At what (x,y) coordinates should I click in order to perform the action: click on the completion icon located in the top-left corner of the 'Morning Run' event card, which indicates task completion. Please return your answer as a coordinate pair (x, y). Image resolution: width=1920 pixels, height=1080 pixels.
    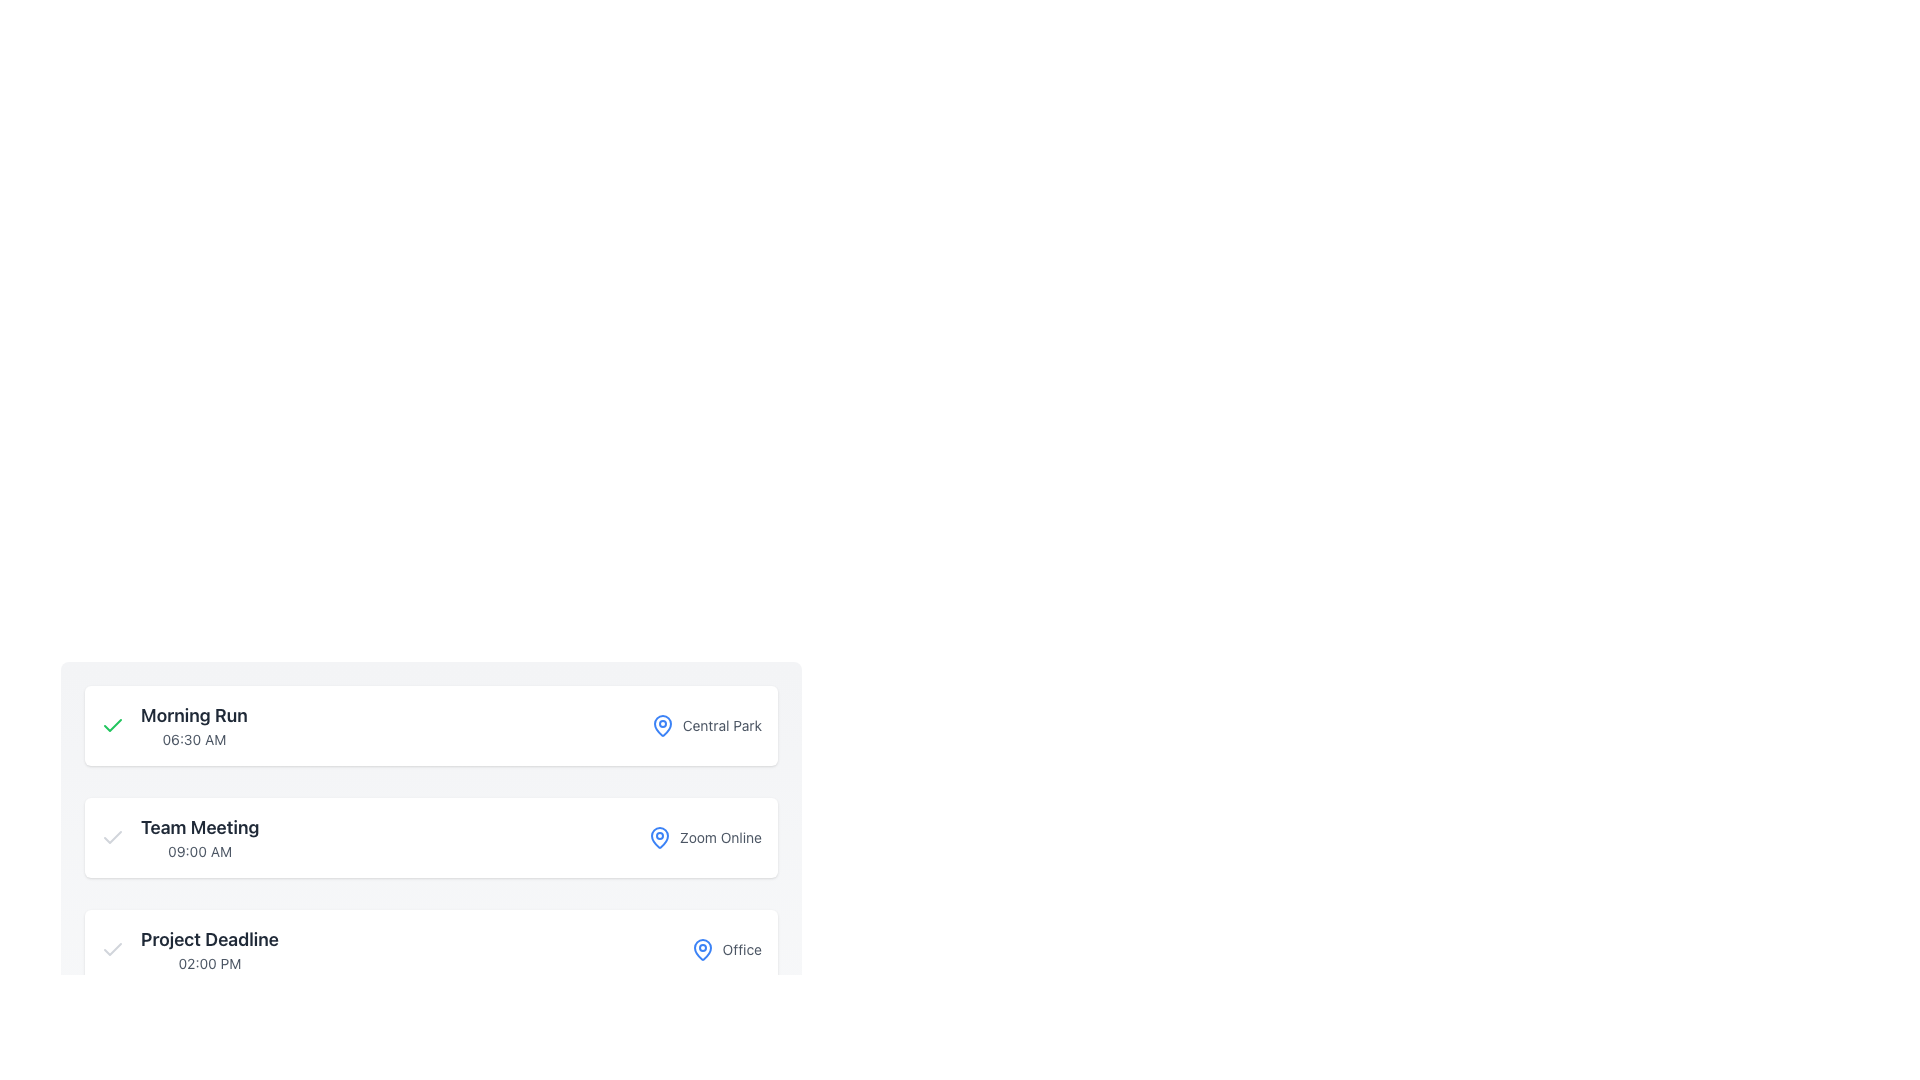
    Looking at the image, I should click on (112, 725).